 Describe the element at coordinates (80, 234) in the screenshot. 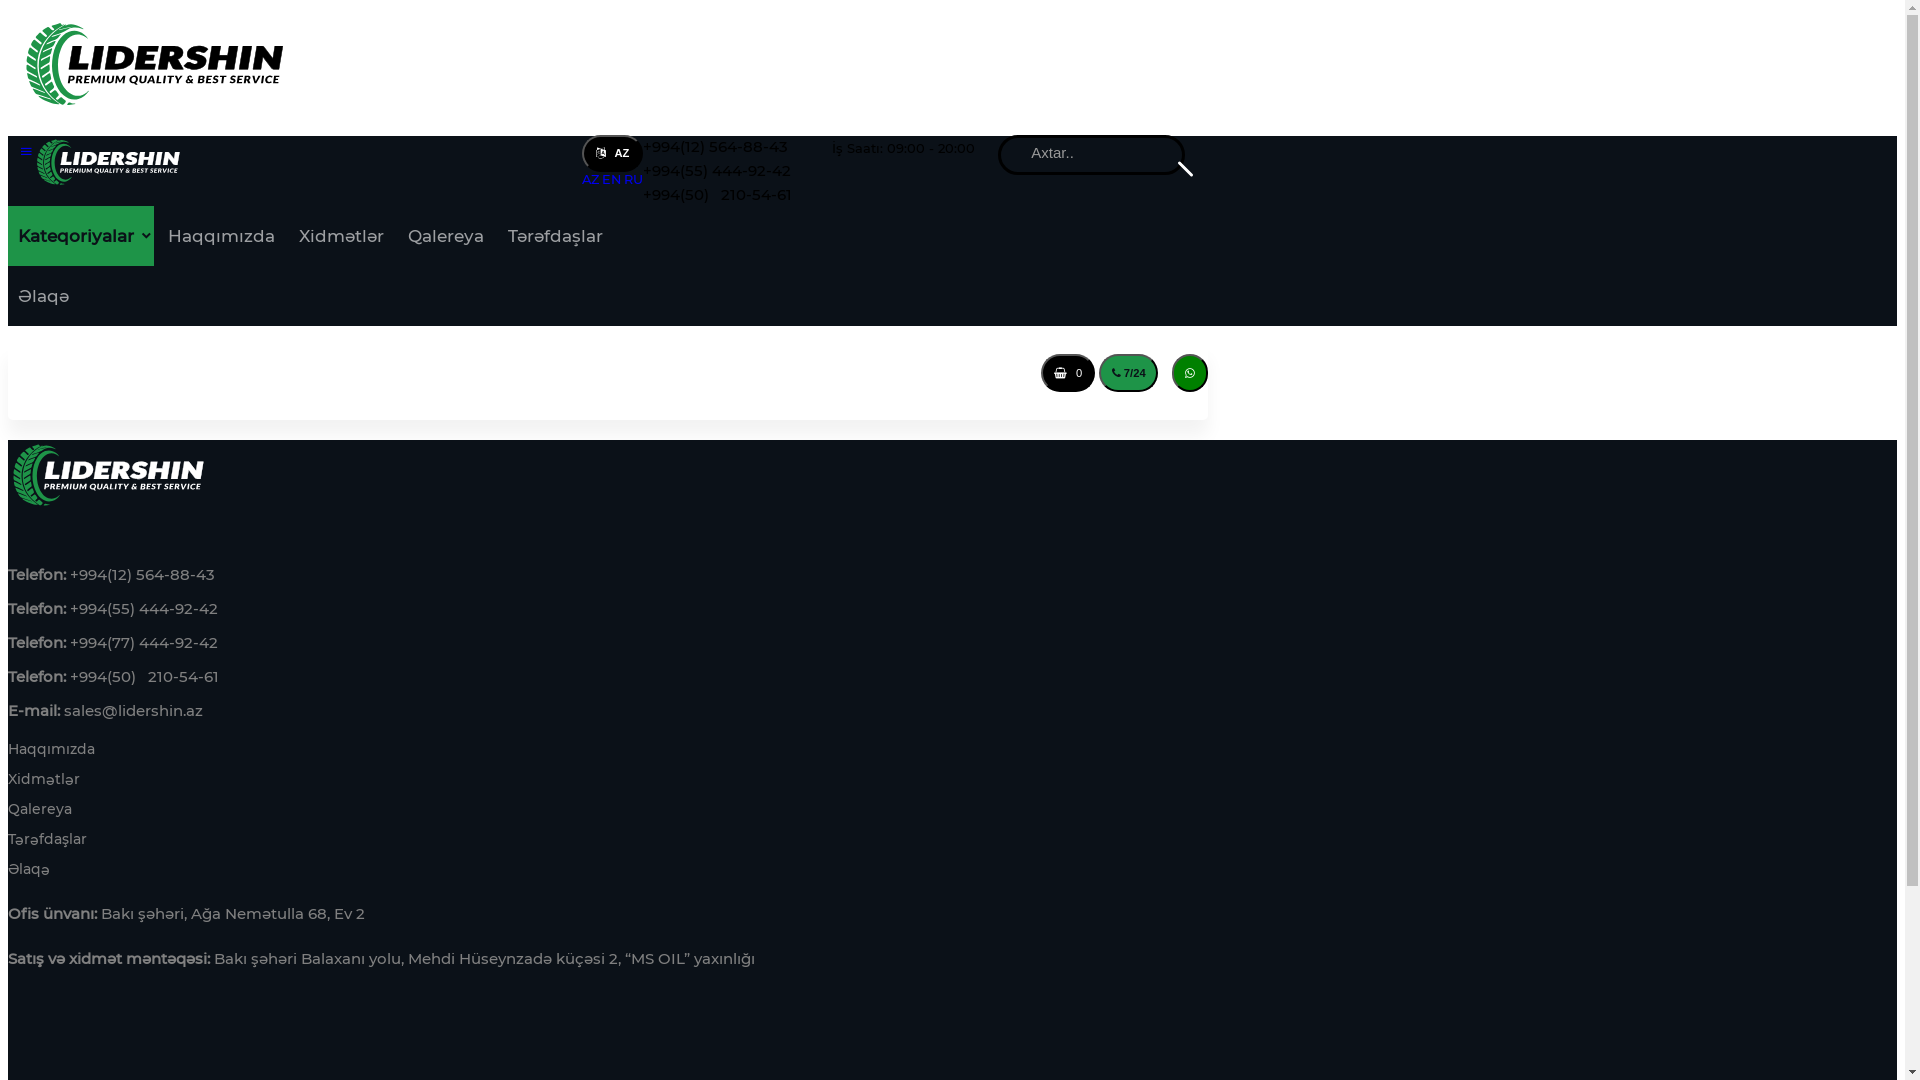

I see `'Kateqoriyalar'` at that location.